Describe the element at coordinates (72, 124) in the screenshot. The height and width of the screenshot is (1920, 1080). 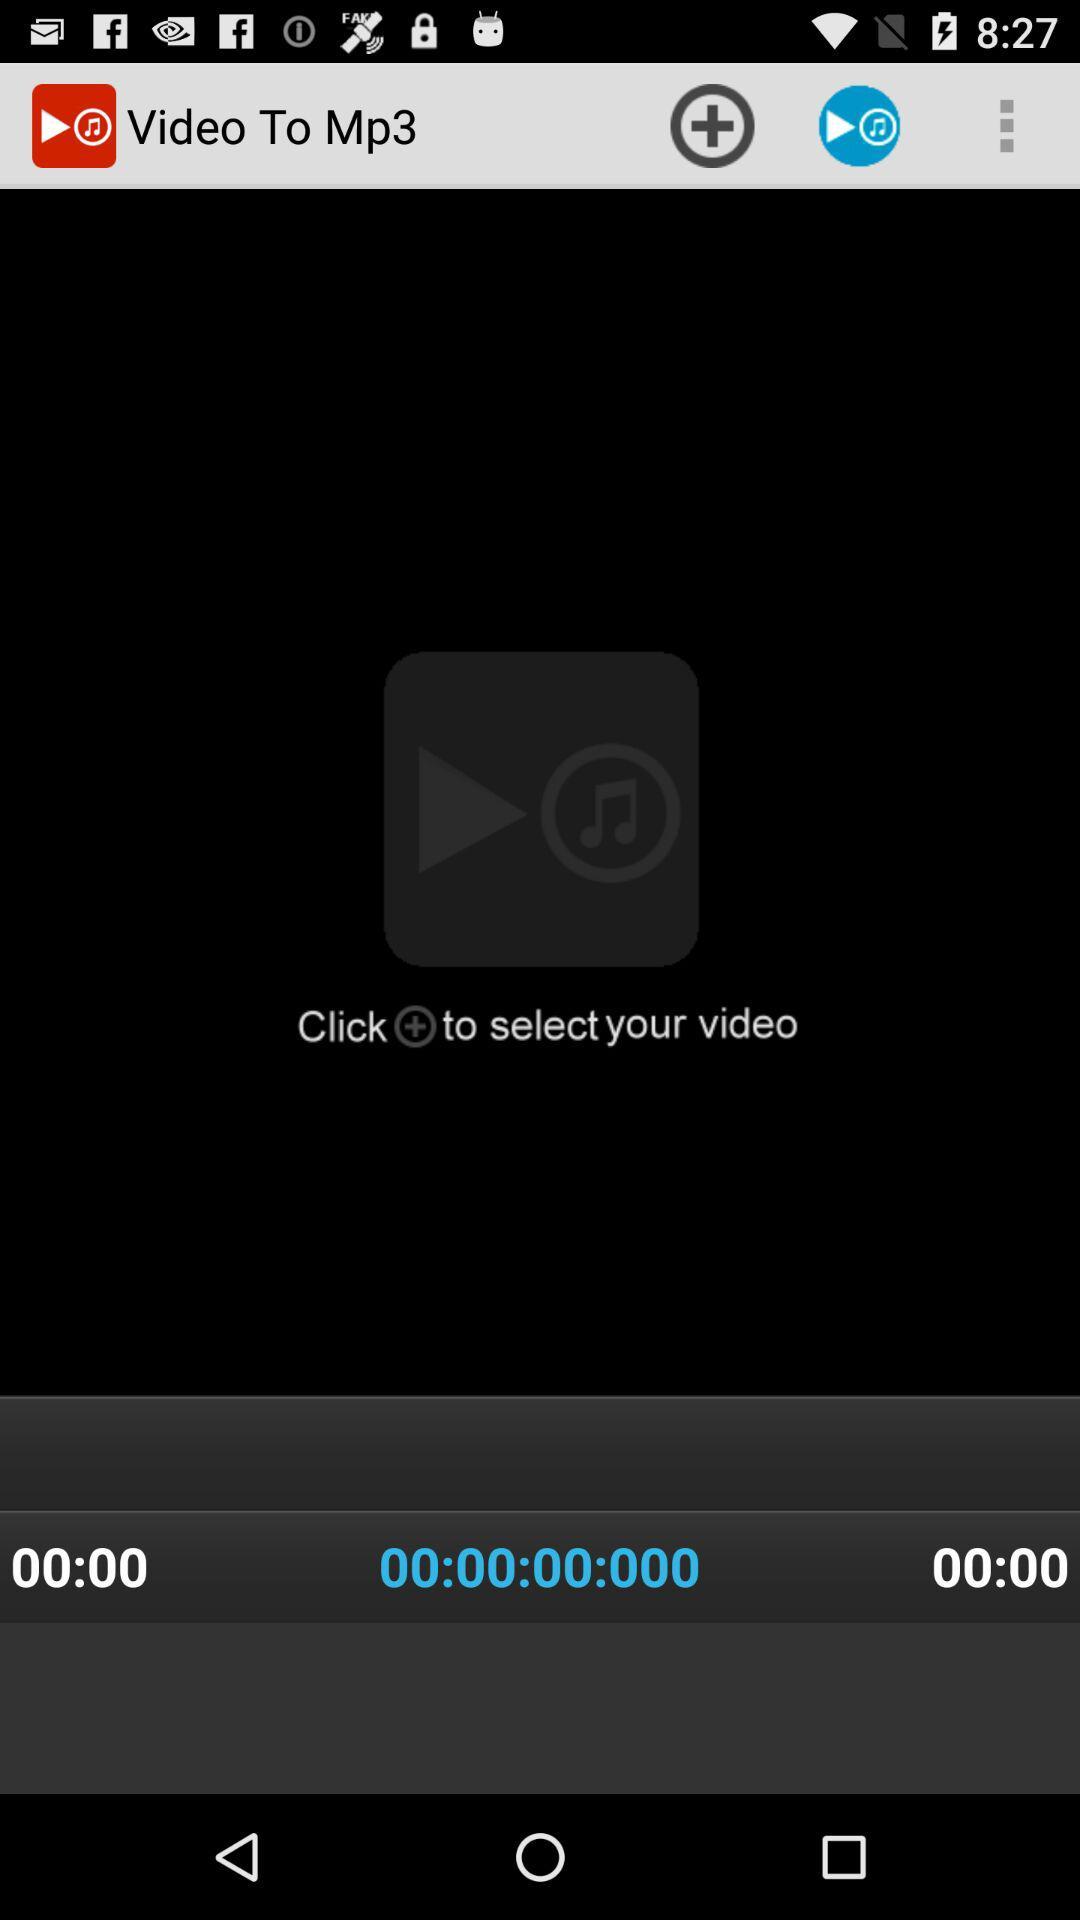
I see `symbol left to video to mp3` at that location.